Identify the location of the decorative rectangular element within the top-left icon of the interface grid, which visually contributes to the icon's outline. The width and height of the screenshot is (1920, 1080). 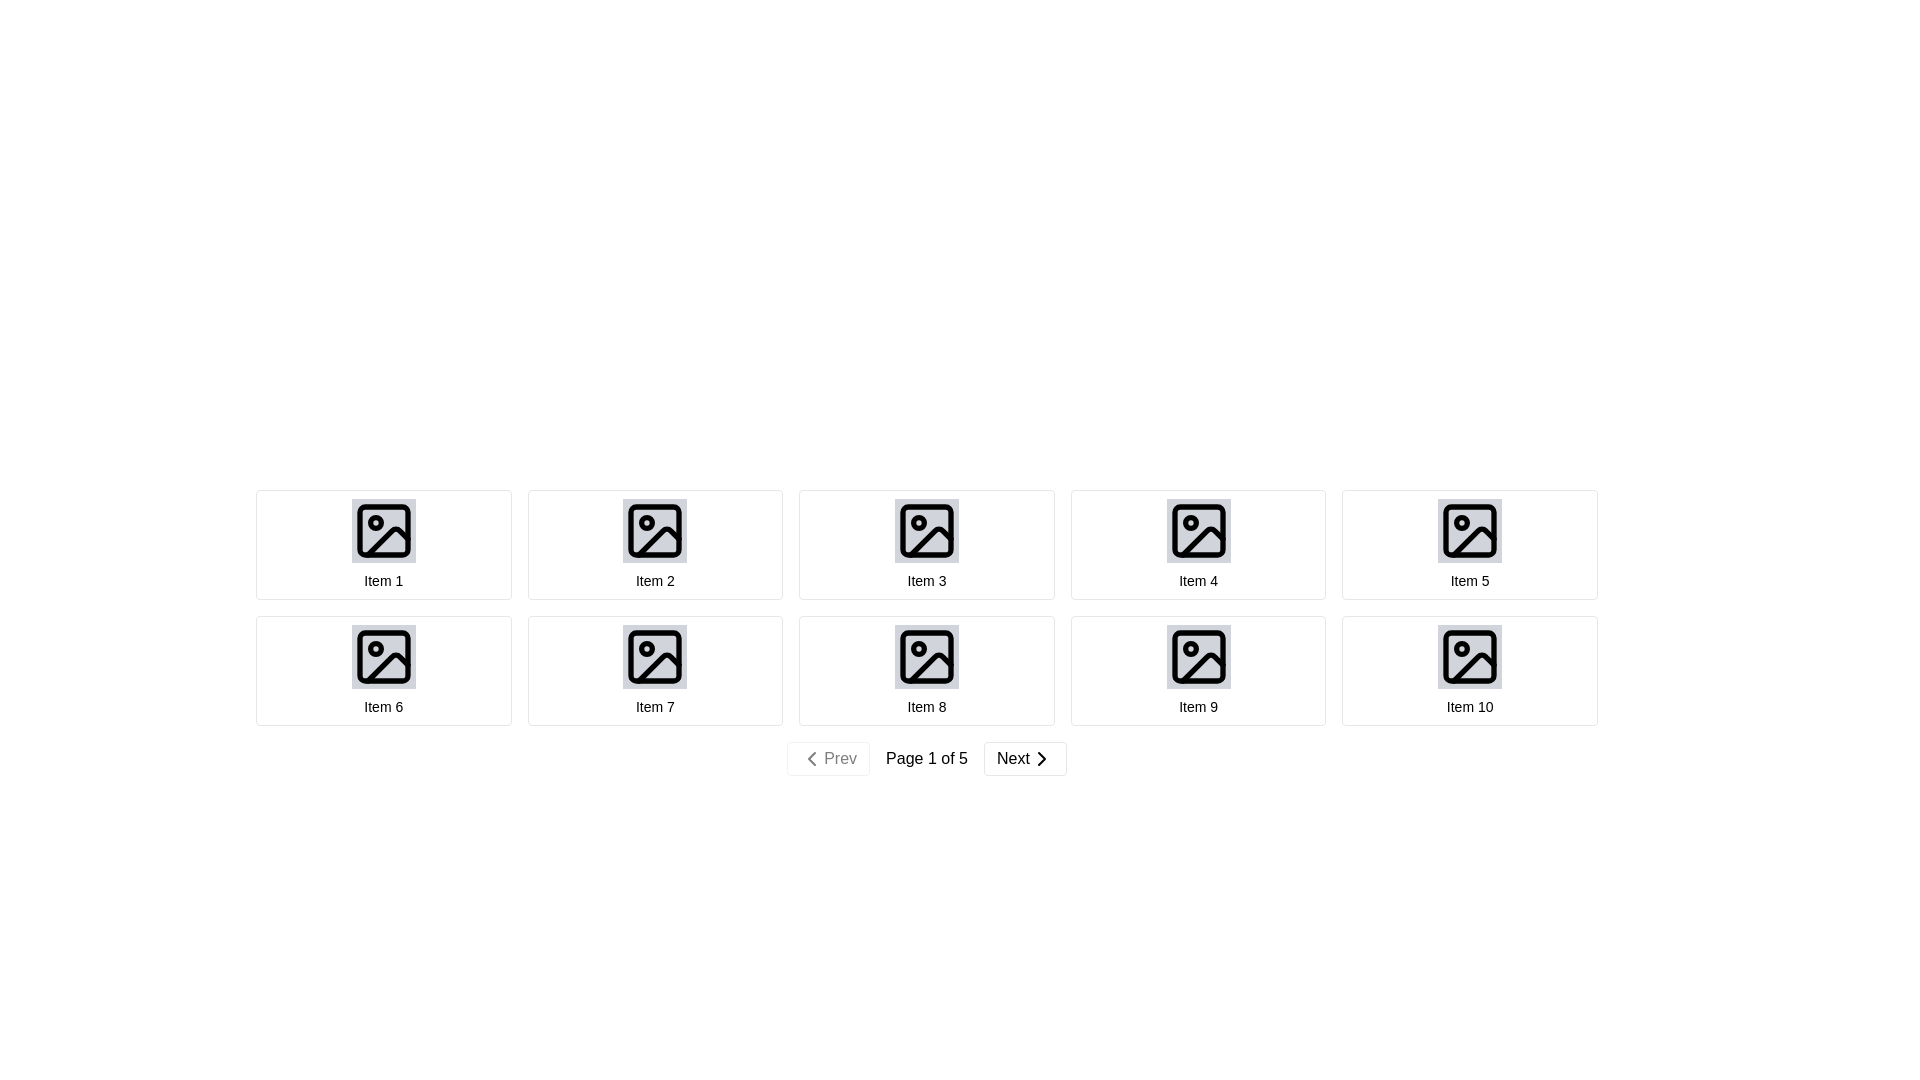
(383, 530).